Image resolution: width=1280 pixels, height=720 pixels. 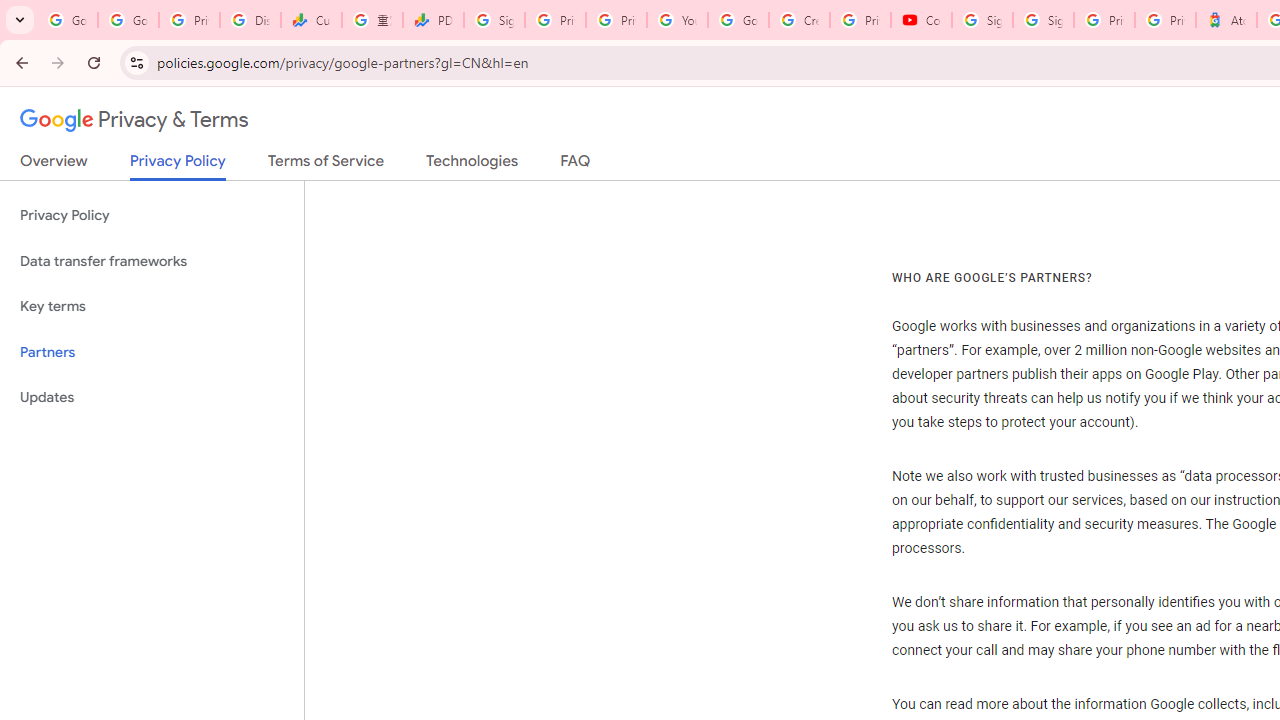 What do you see at coordinates (471, 164) in the screenshot?
I see `'Technologies'` at bounding box center [471, 164].